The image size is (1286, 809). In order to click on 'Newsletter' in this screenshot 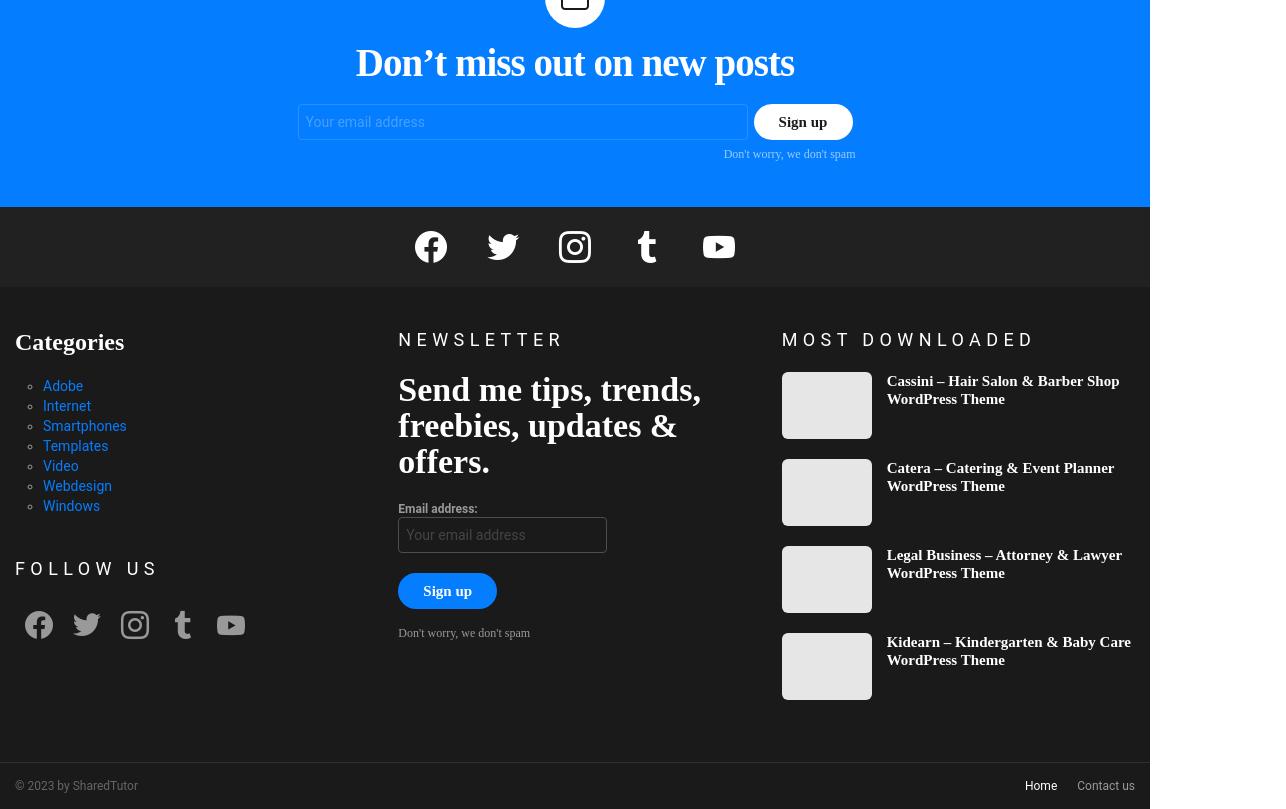, I will do `click(480, 339)`.